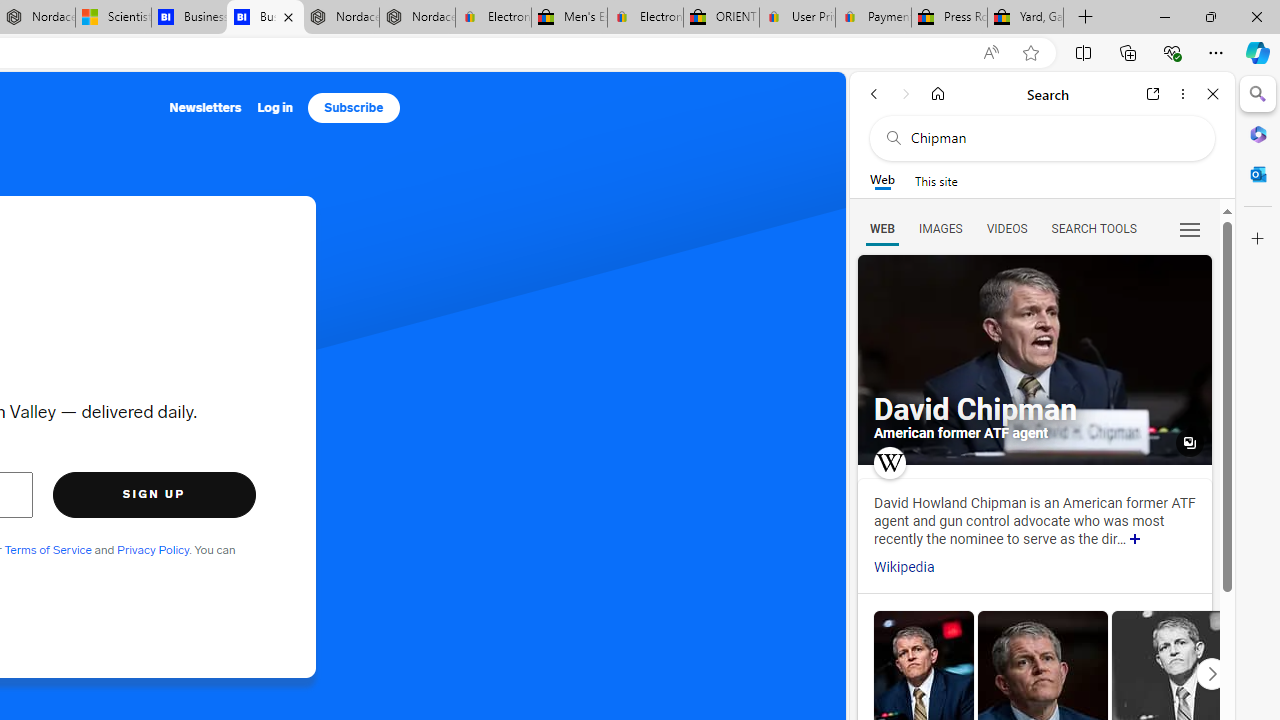 The height and width of the screenshot is (720, 1280). I want to click on 'Terms of Service', so click(48, 549).